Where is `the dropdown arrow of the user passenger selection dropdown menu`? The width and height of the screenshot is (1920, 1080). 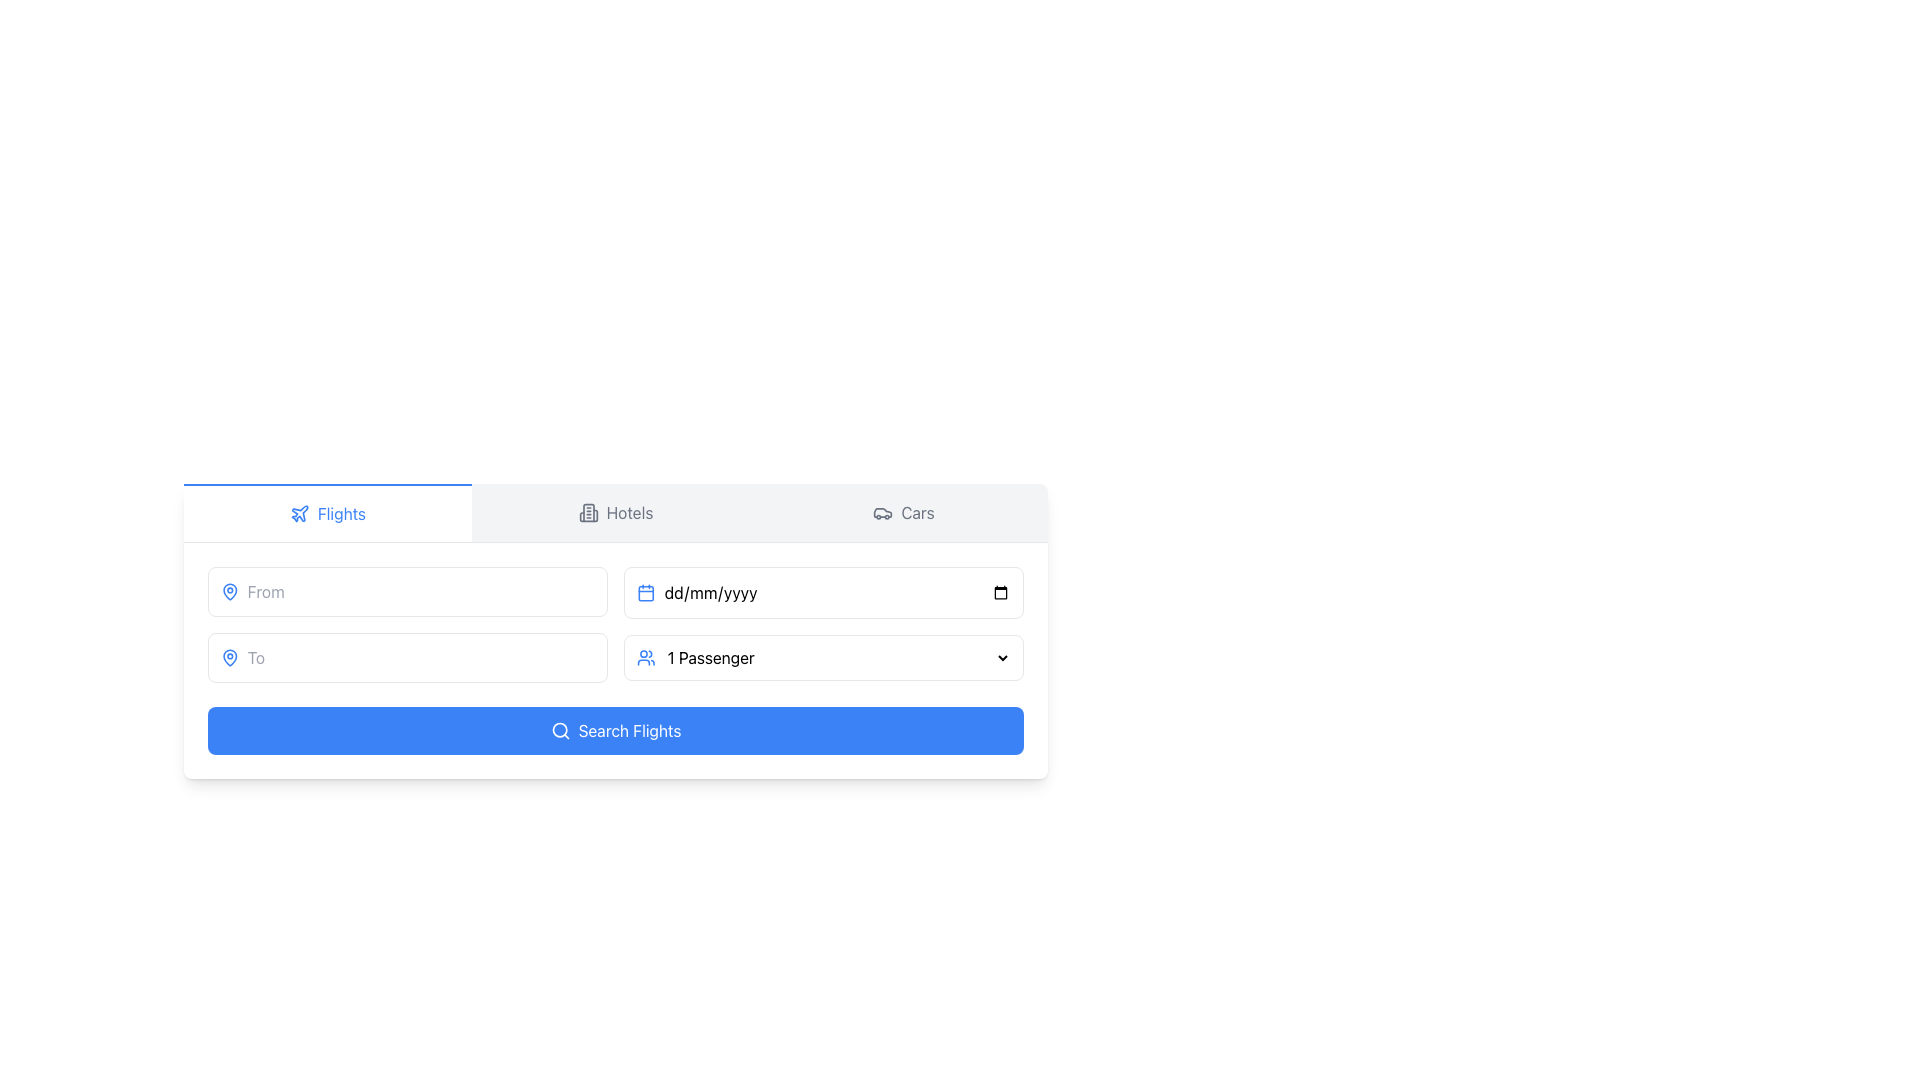 the dropdown arrow of the user passenger selection dropdown menu is located at coordinates (824, 658).